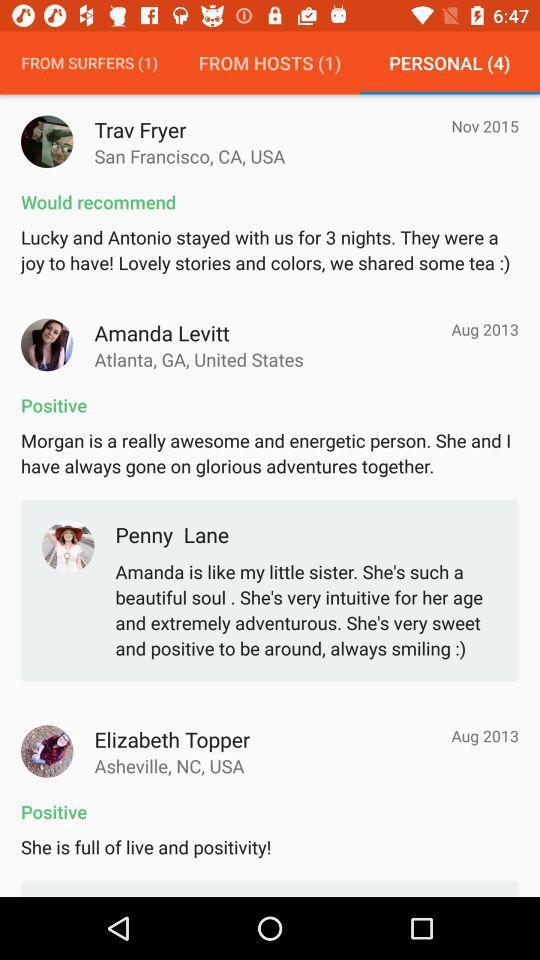  I want to click on user profile picture, so click(47, 750).